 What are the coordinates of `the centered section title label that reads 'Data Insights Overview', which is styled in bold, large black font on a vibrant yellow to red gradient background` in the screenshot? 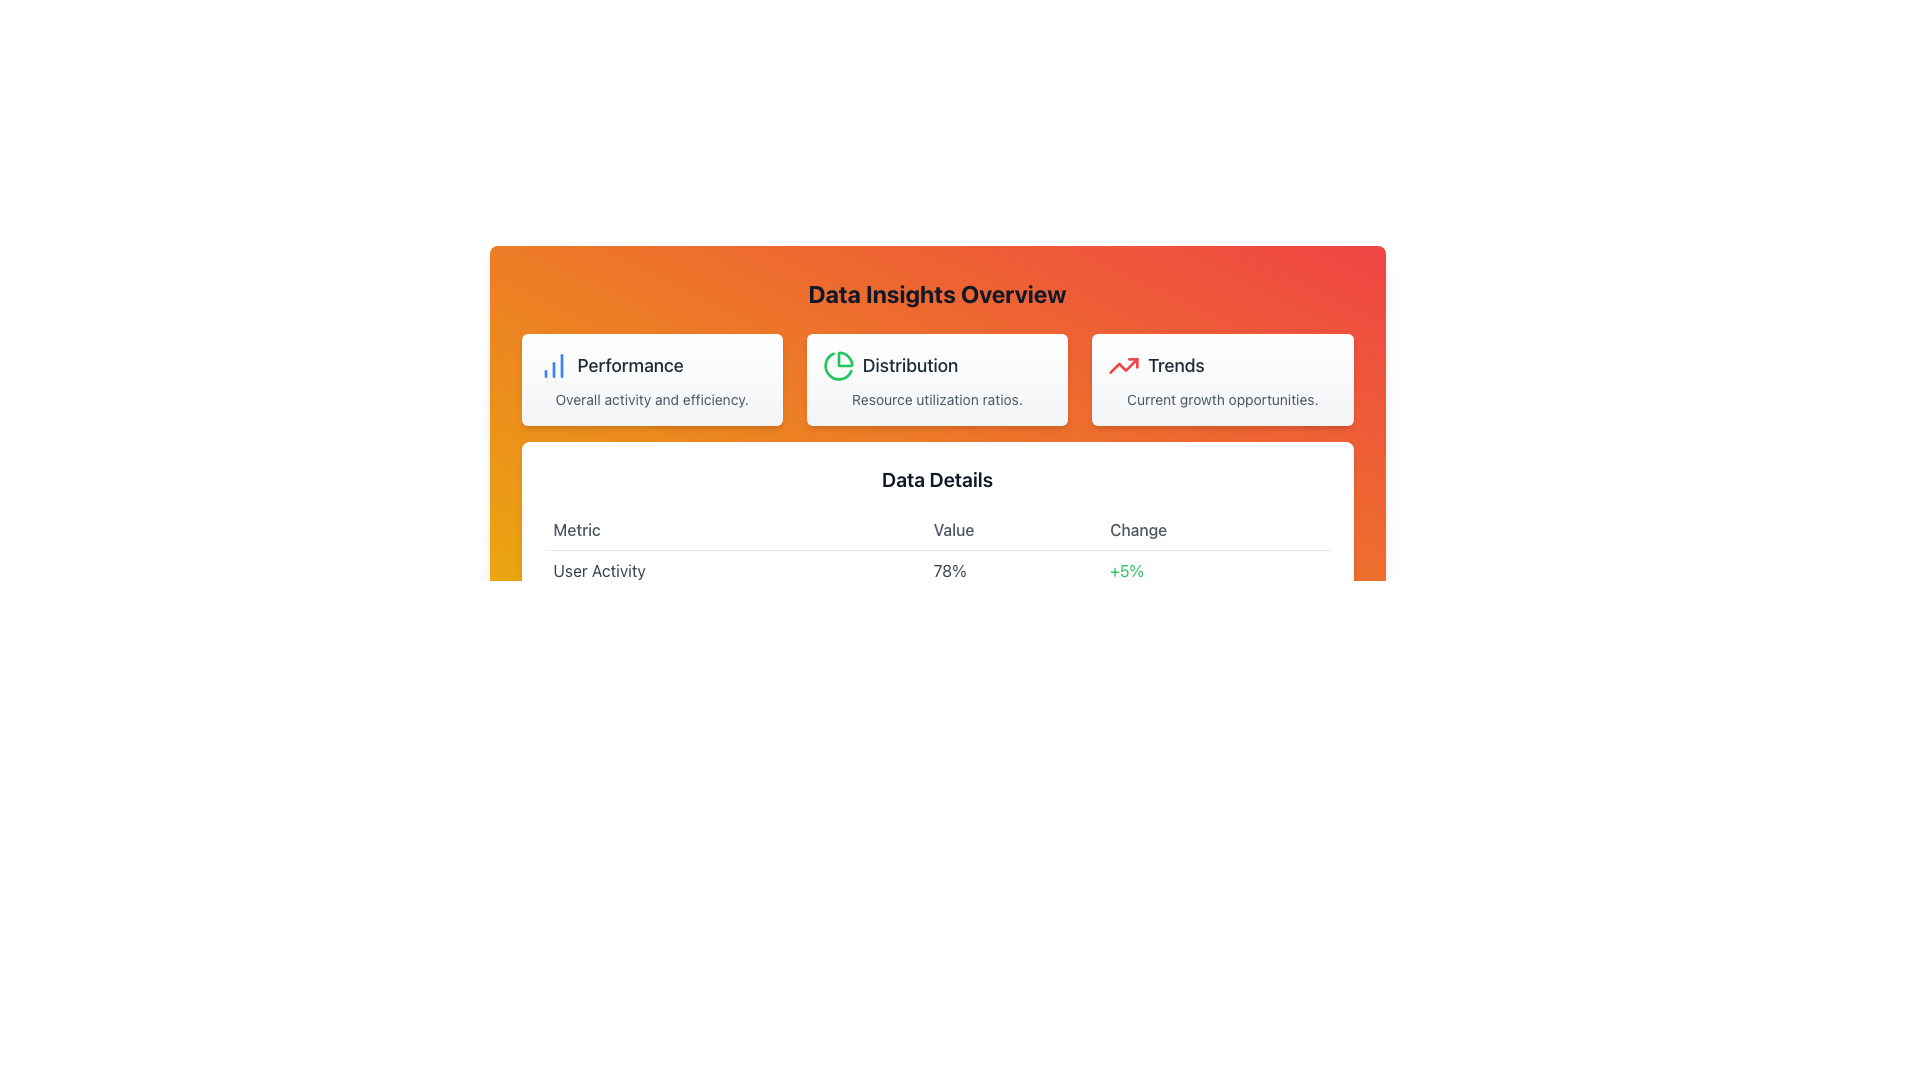 It's located at (936, 293).